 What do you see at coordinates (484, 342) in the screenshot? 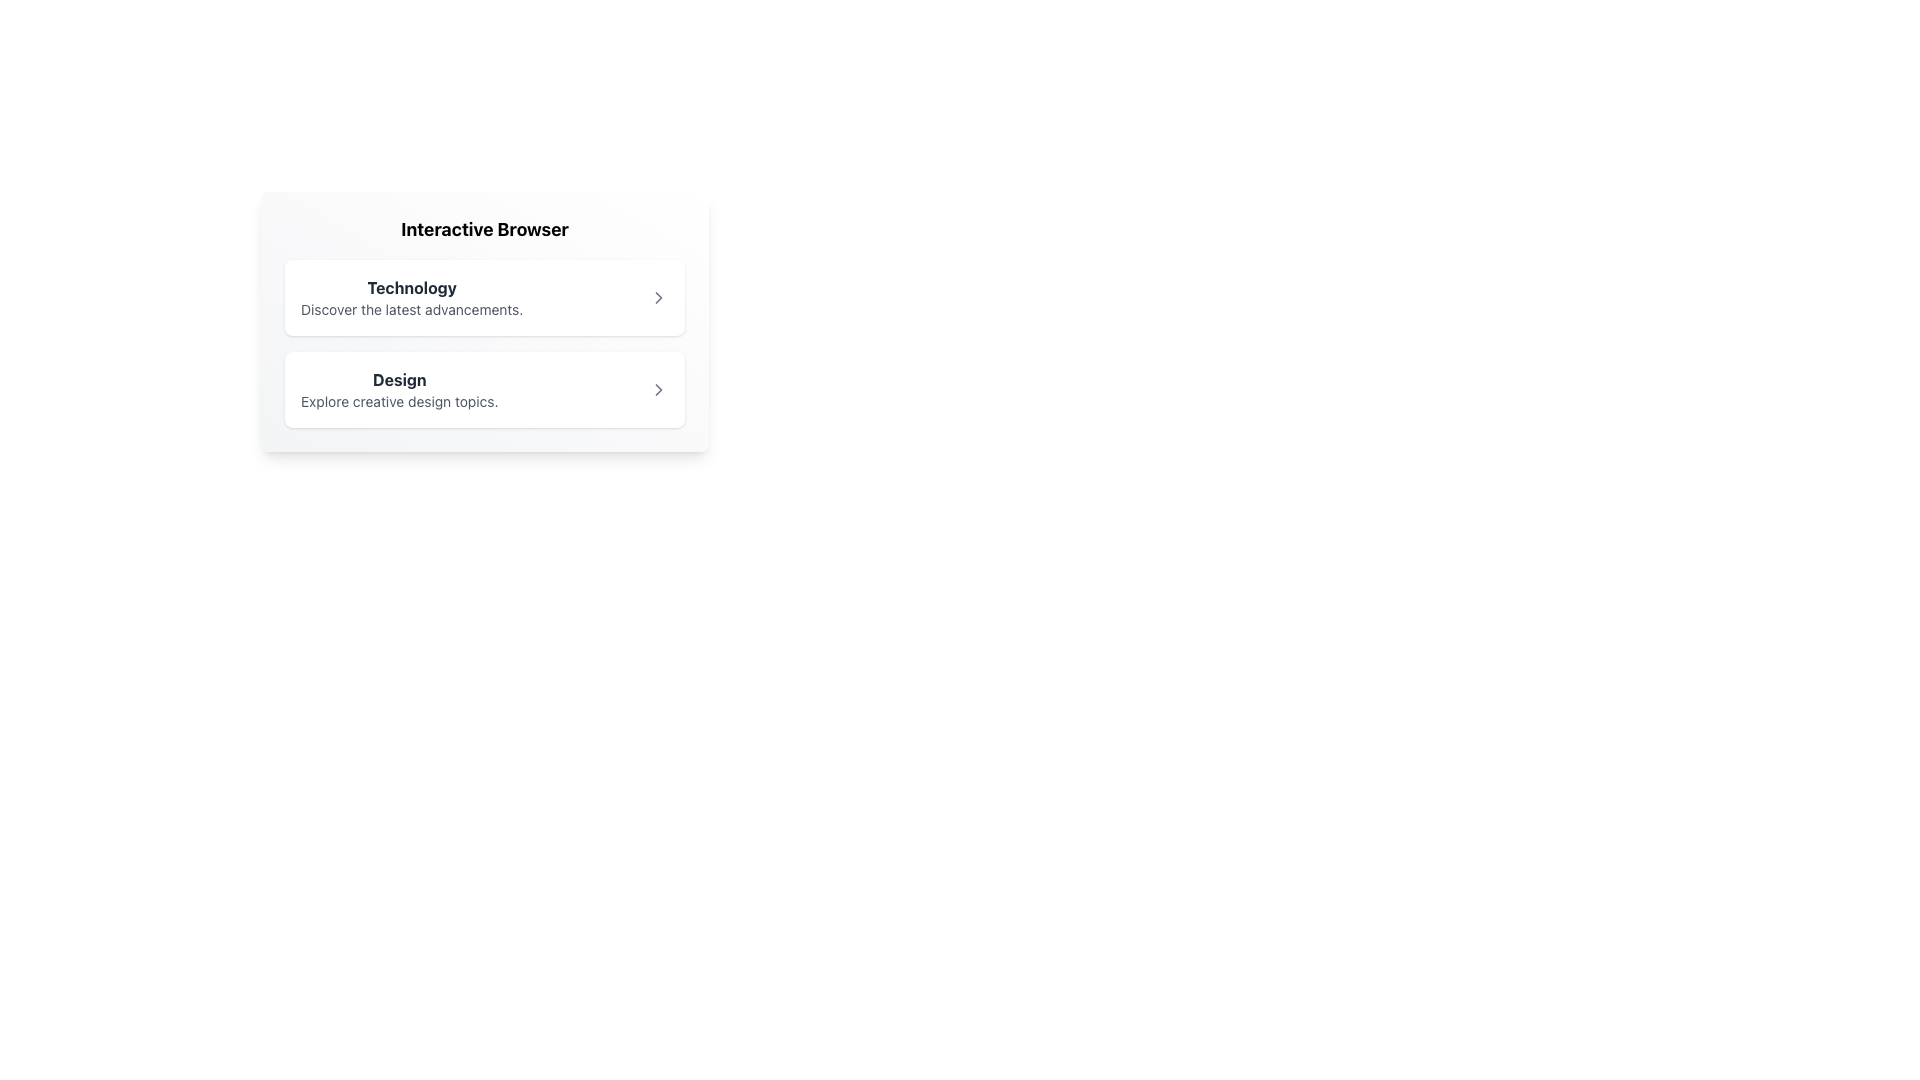
I see `the 'Technology' section of the interactive items styled as cards` at bounding box center [484, 342].